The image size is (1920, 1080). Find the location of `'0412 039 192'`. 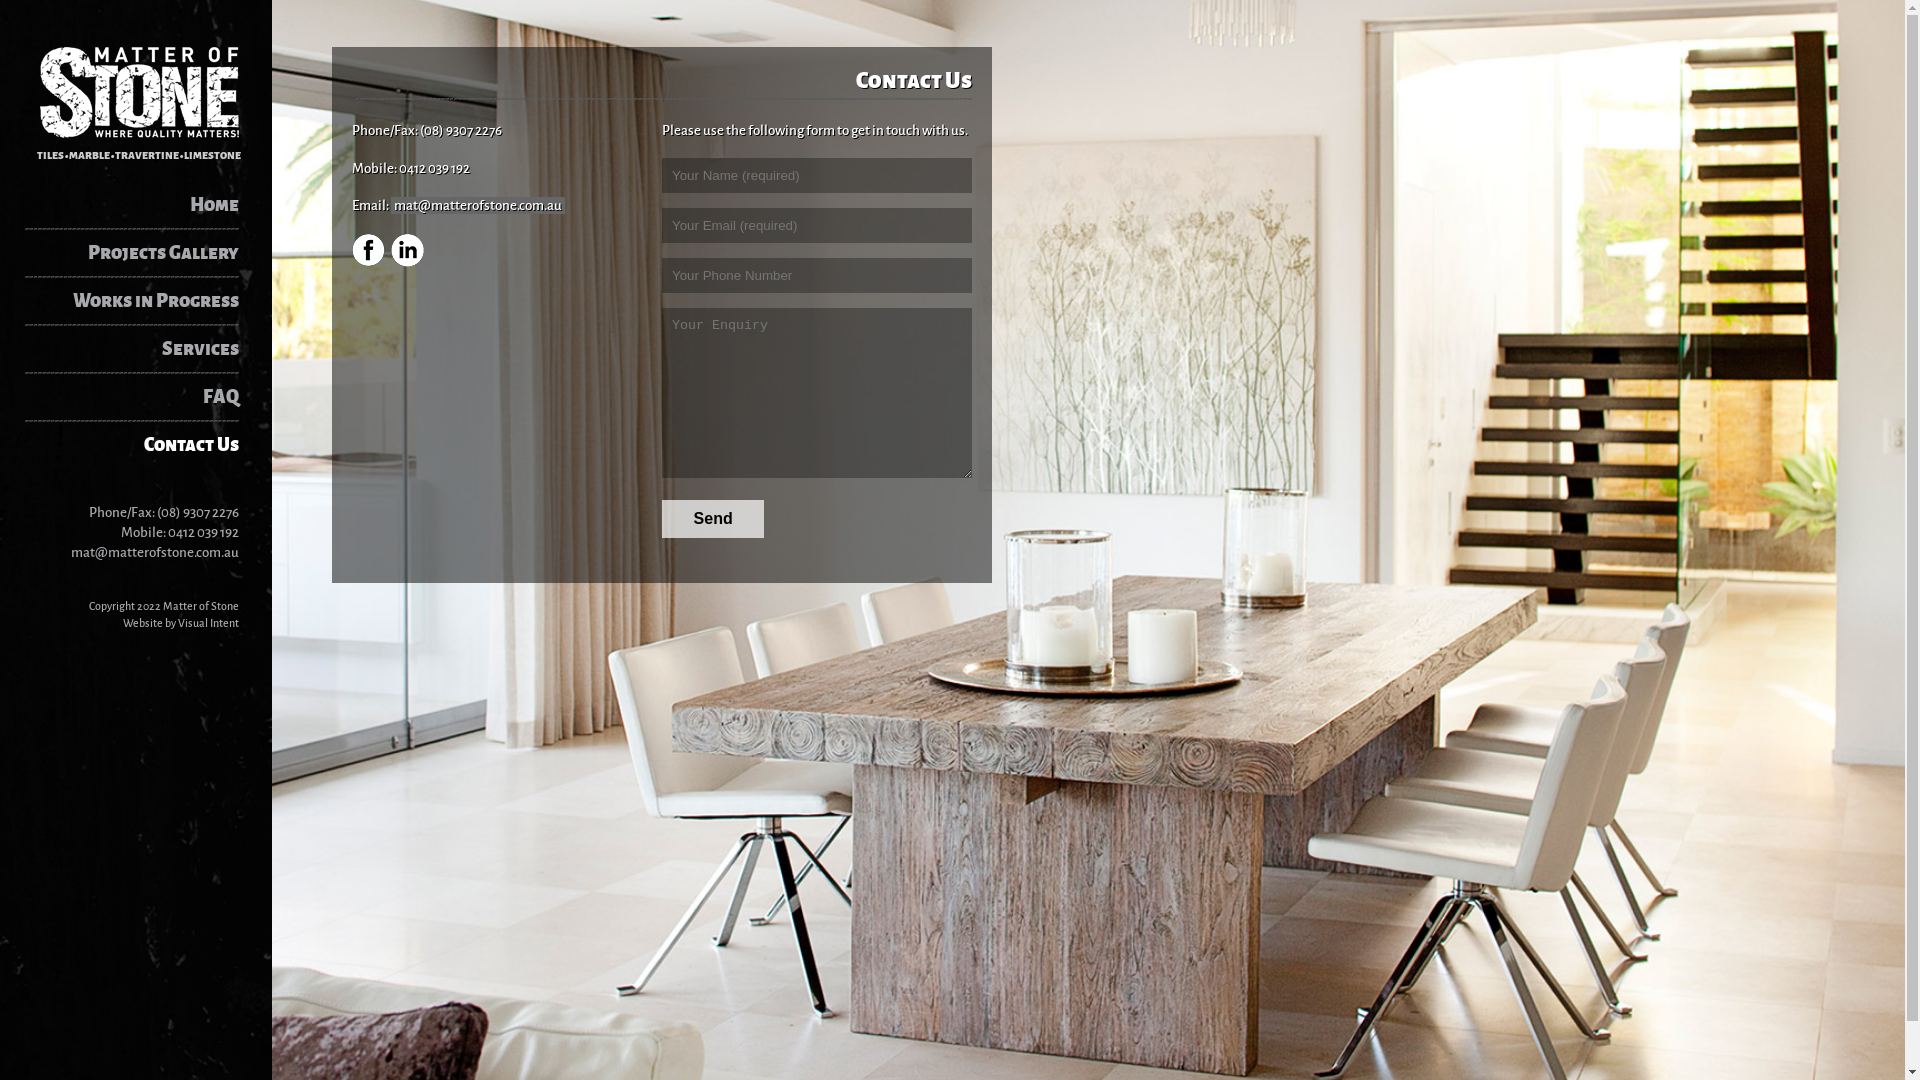

'0412 039 192' is located at coordinates (168, 530).